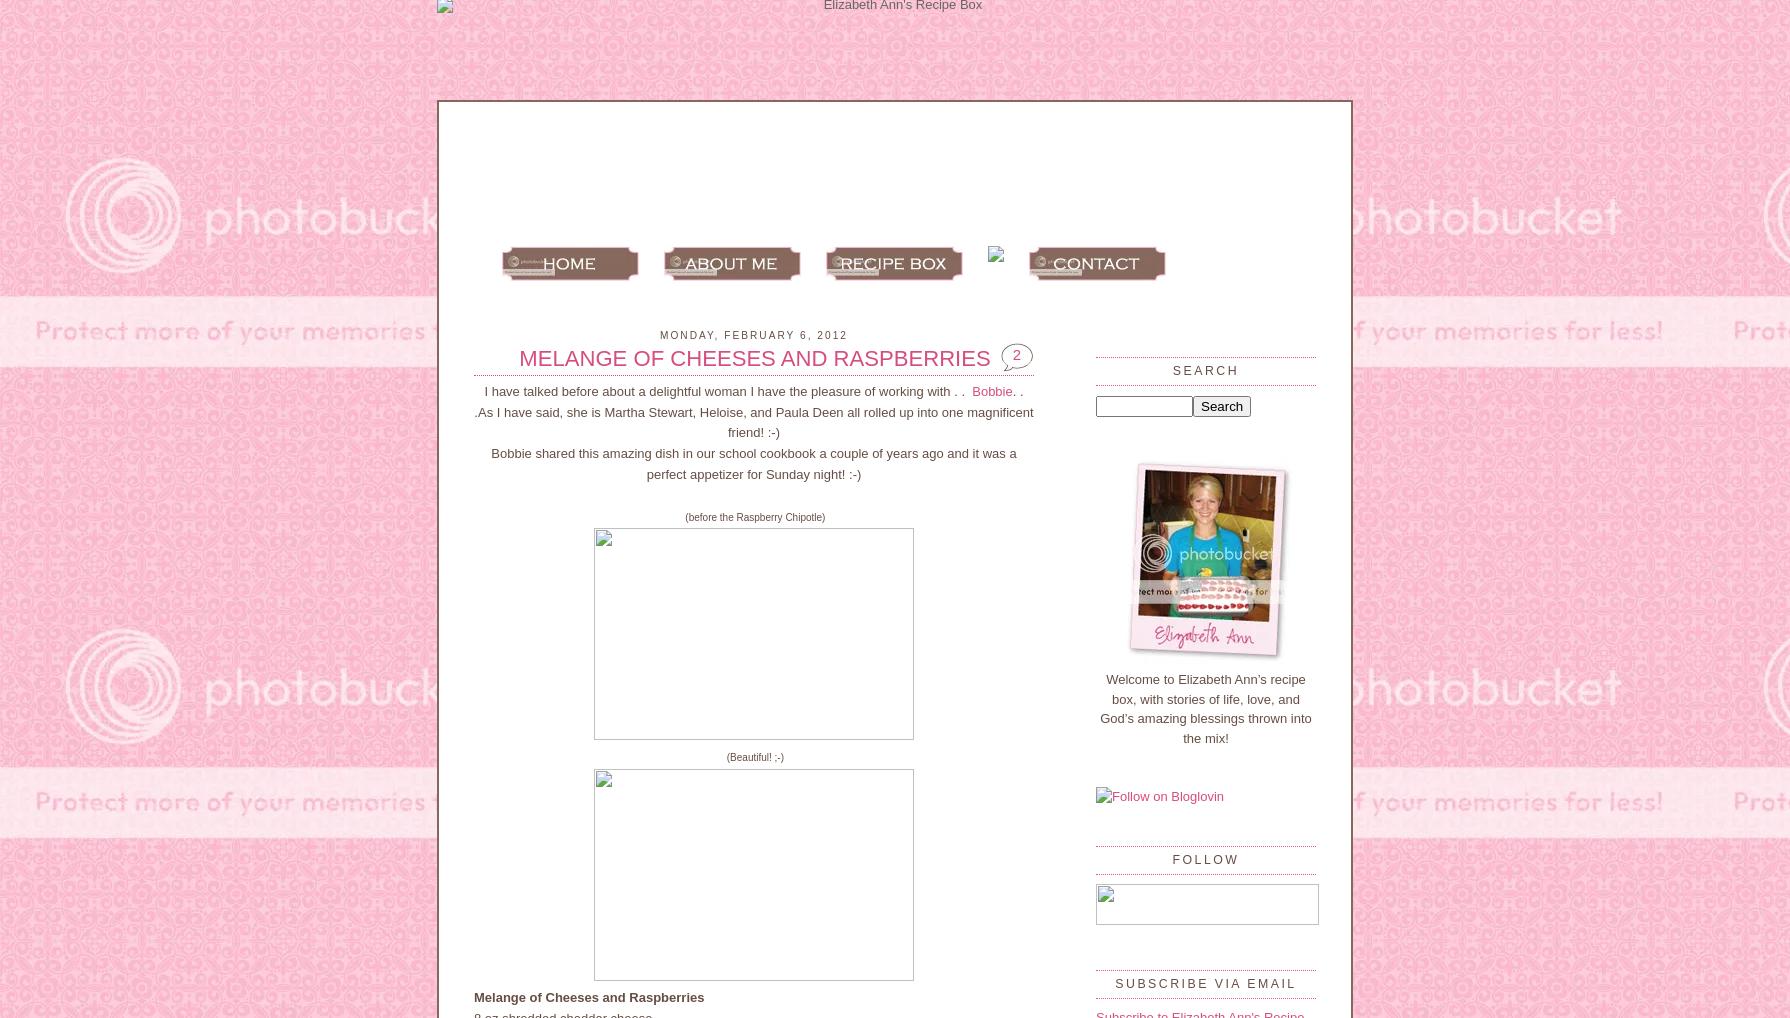 This screenshot has width=1790, height=1018. Describe the element at coordinates (752, 463) in the screenshot. I see `'Bobbie shared this amazing dish in our school cookbook a couple of years ago and it was a perfect appetizer for Sunday night! :-)'` at that location.